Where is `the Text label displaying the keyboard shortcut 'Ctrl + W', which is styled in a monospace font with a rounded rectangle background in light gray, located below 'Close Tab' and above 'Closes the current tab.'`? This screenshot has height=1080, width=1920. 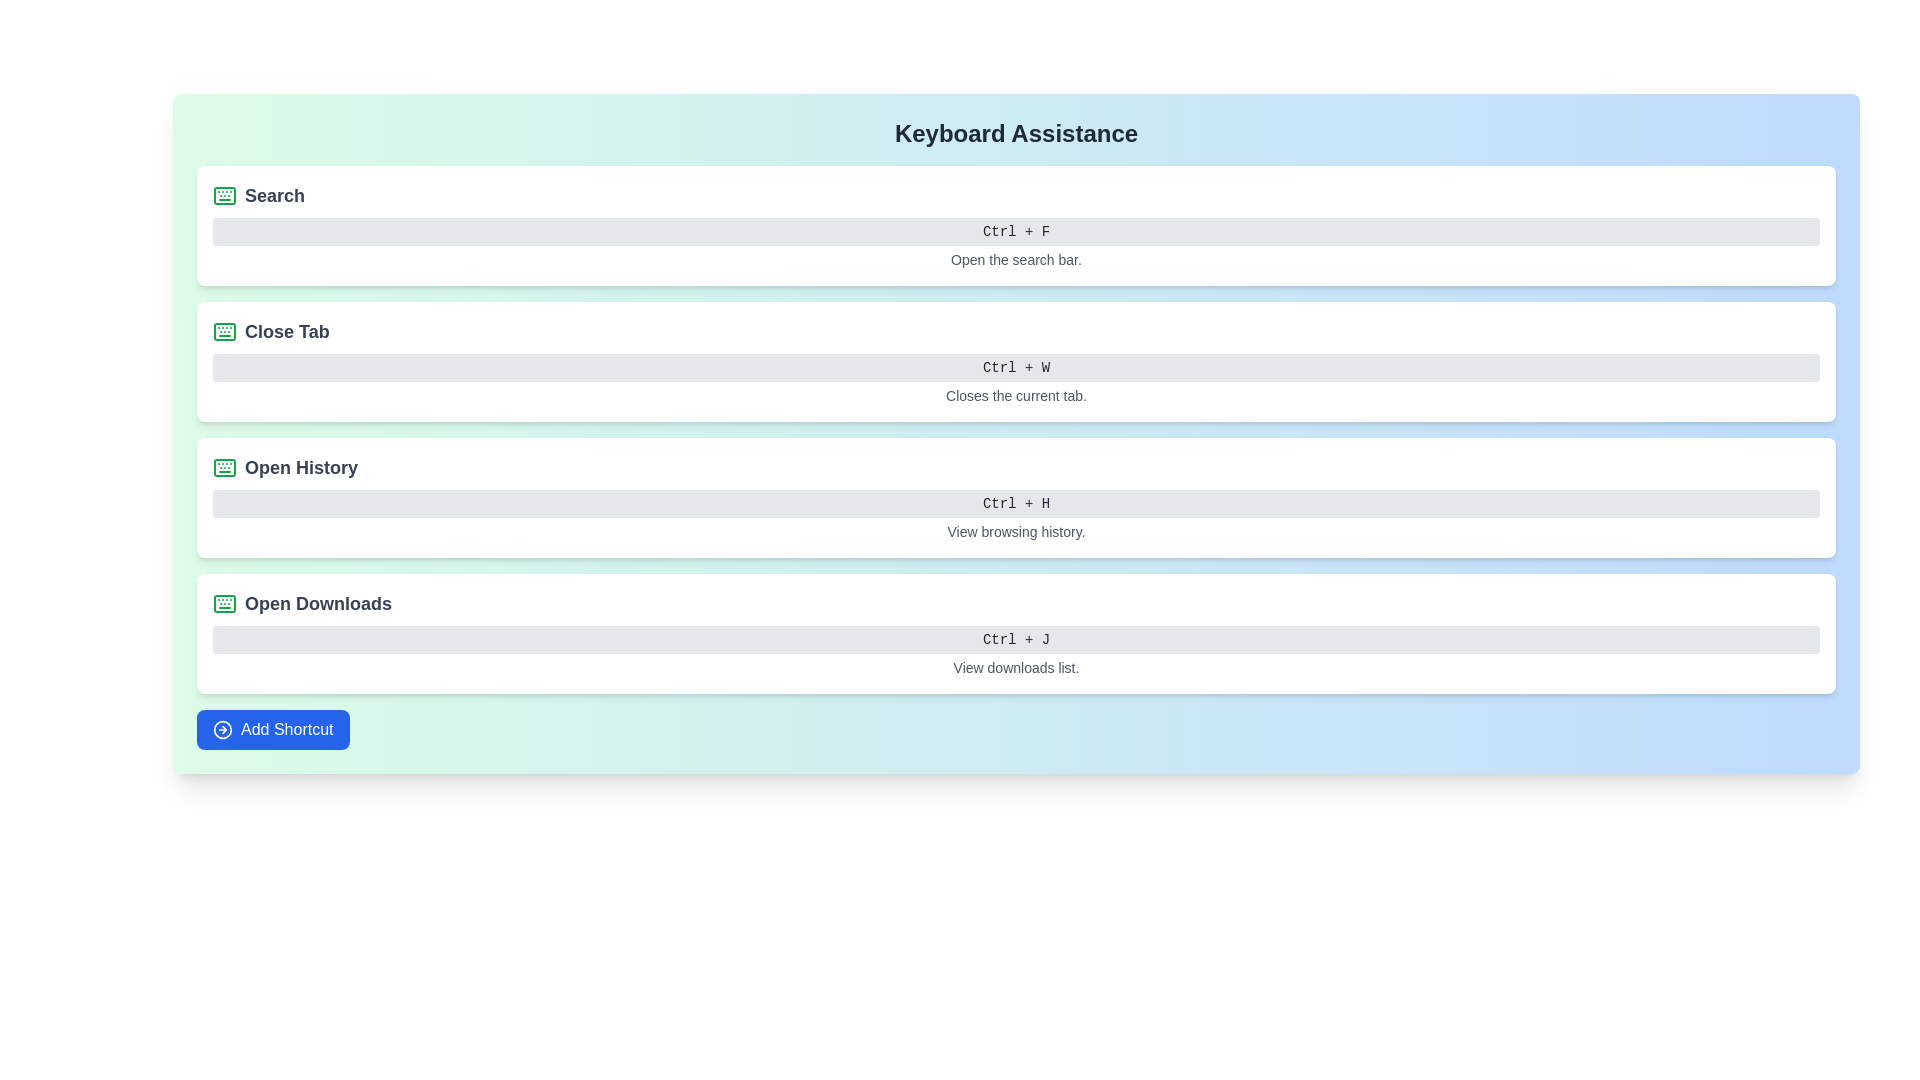 the Text label displaying the keyboard shortcut 'Ctrl + W', which is styled in a monospace font with a rounded rectangle background in light gray, located below 'Close Tab' and above 'Closes the current tab.' is located at coordinates (1016, 367).